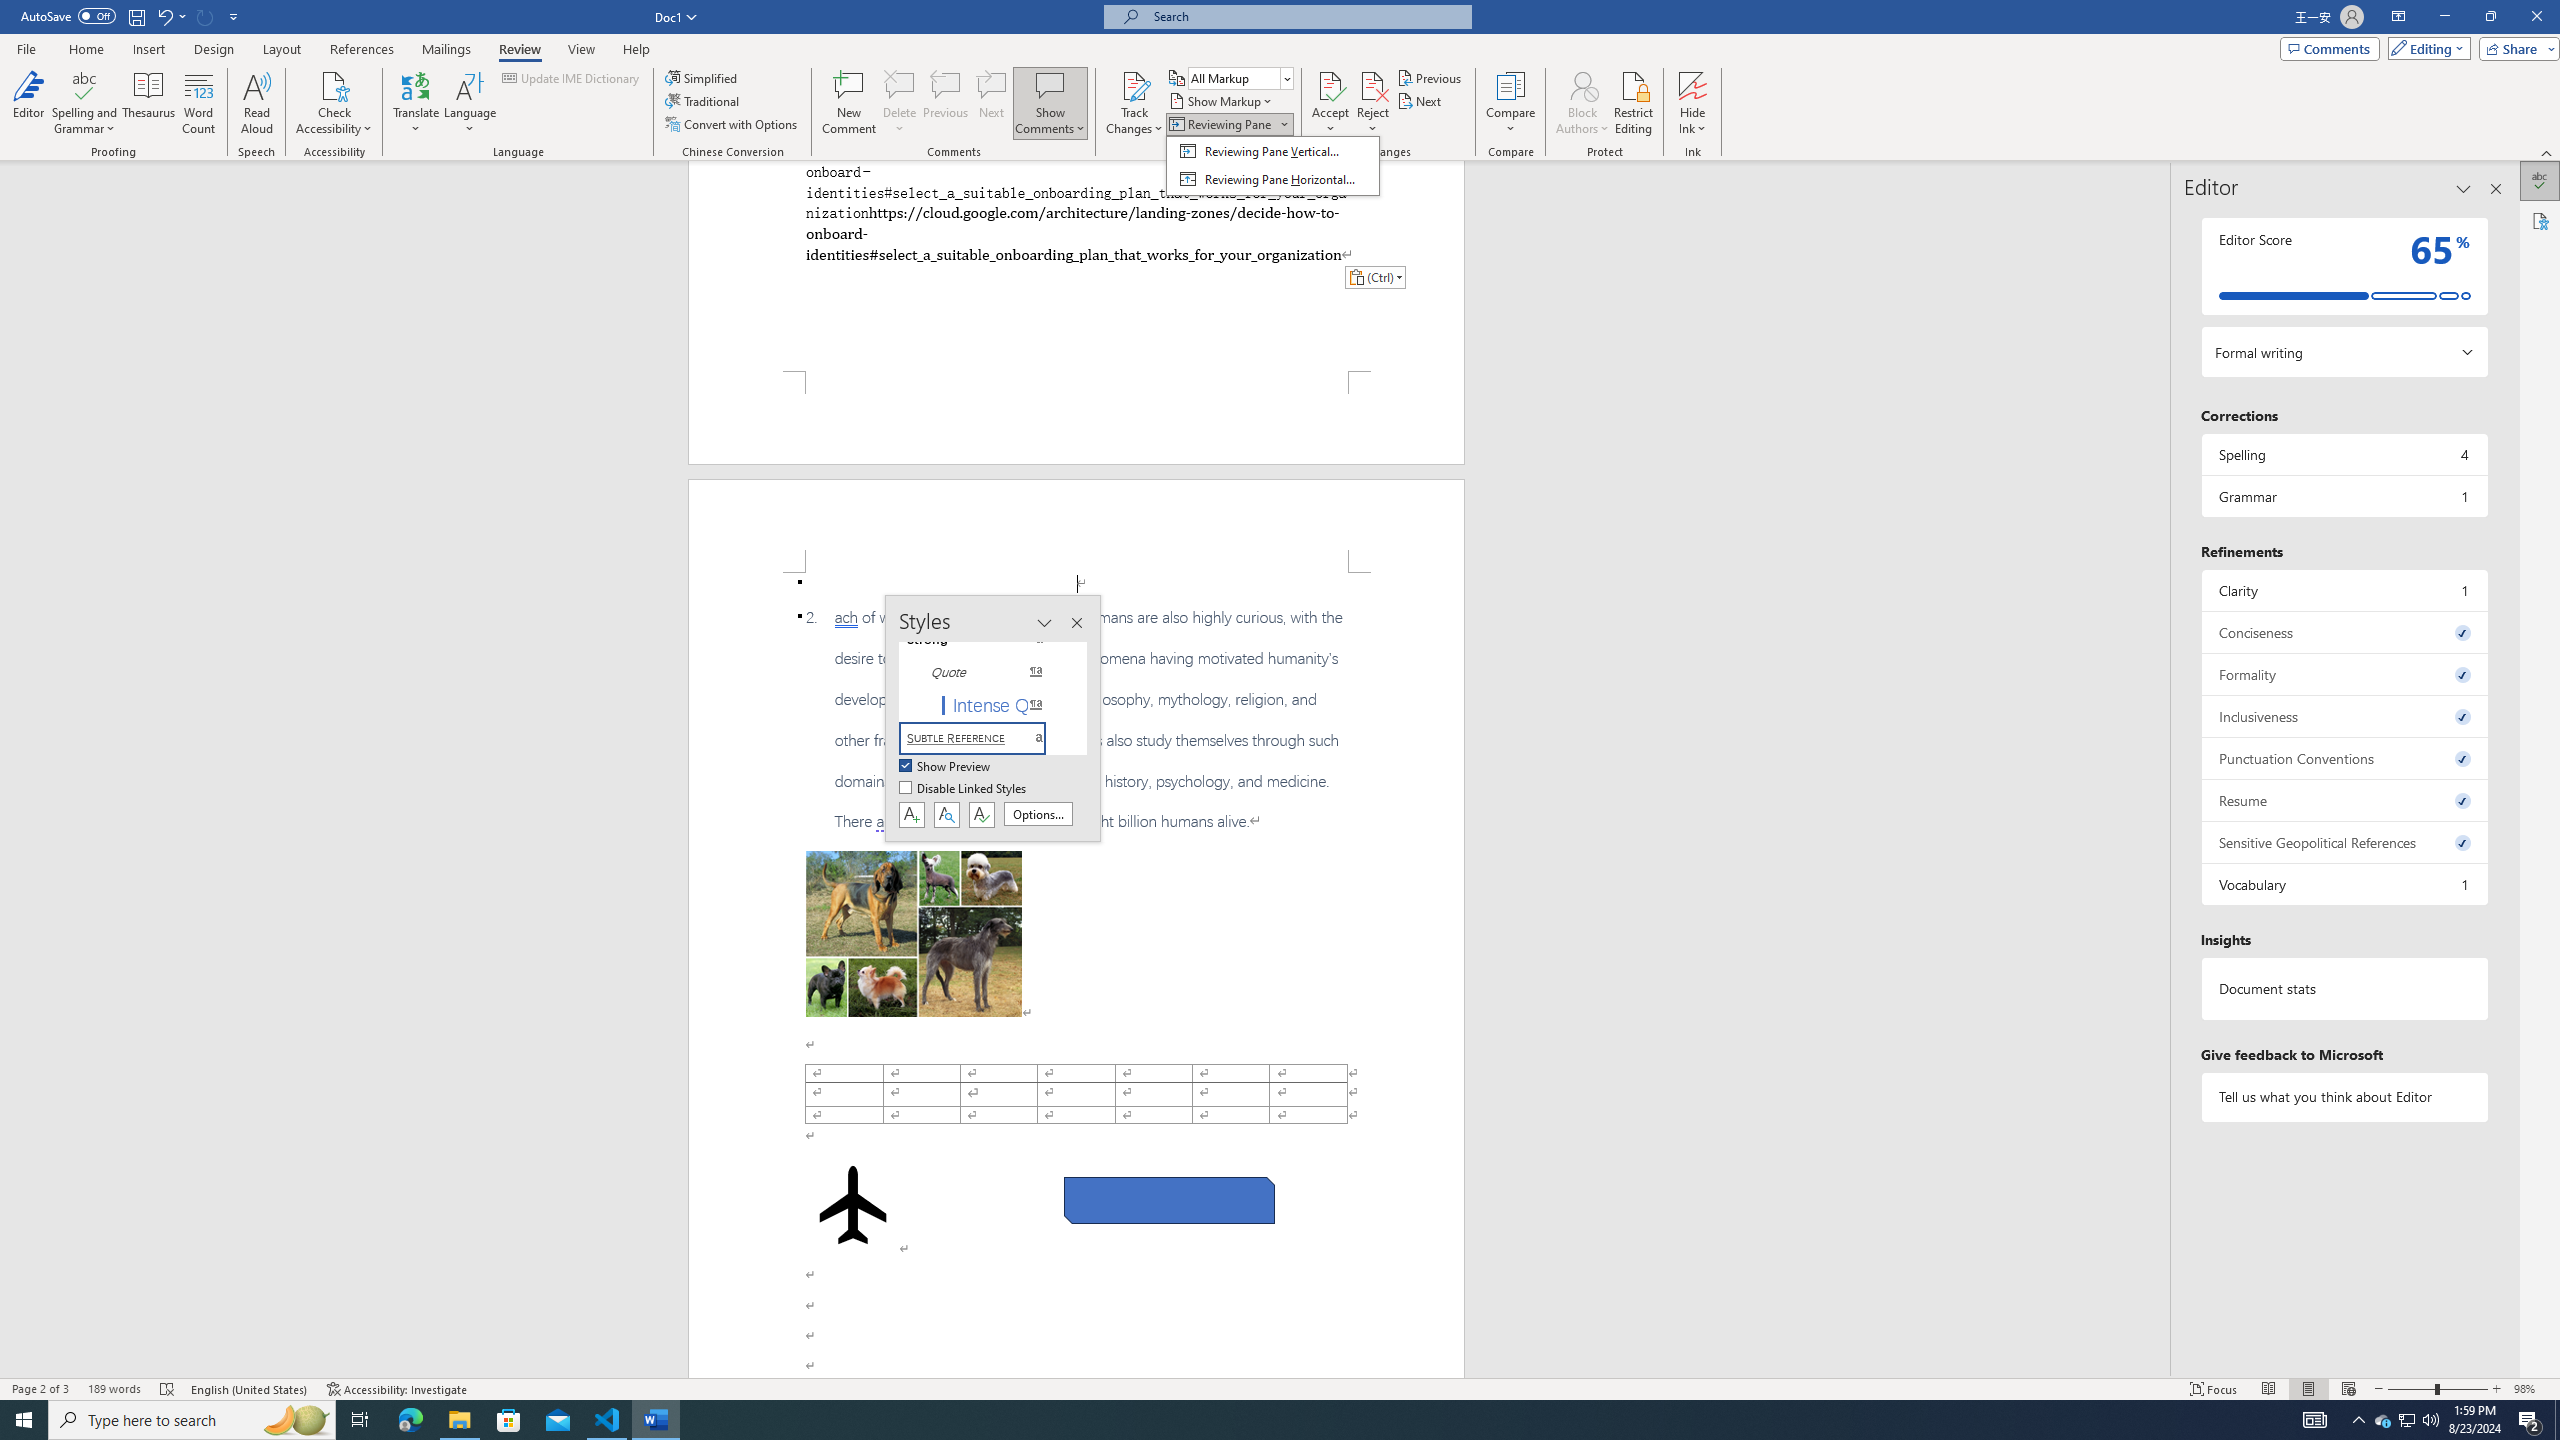 This screenshot has height=1440, width=2560. Describe the element at coordinates (704, 99) in the screenshot. I see `'Traditional'` at that location.